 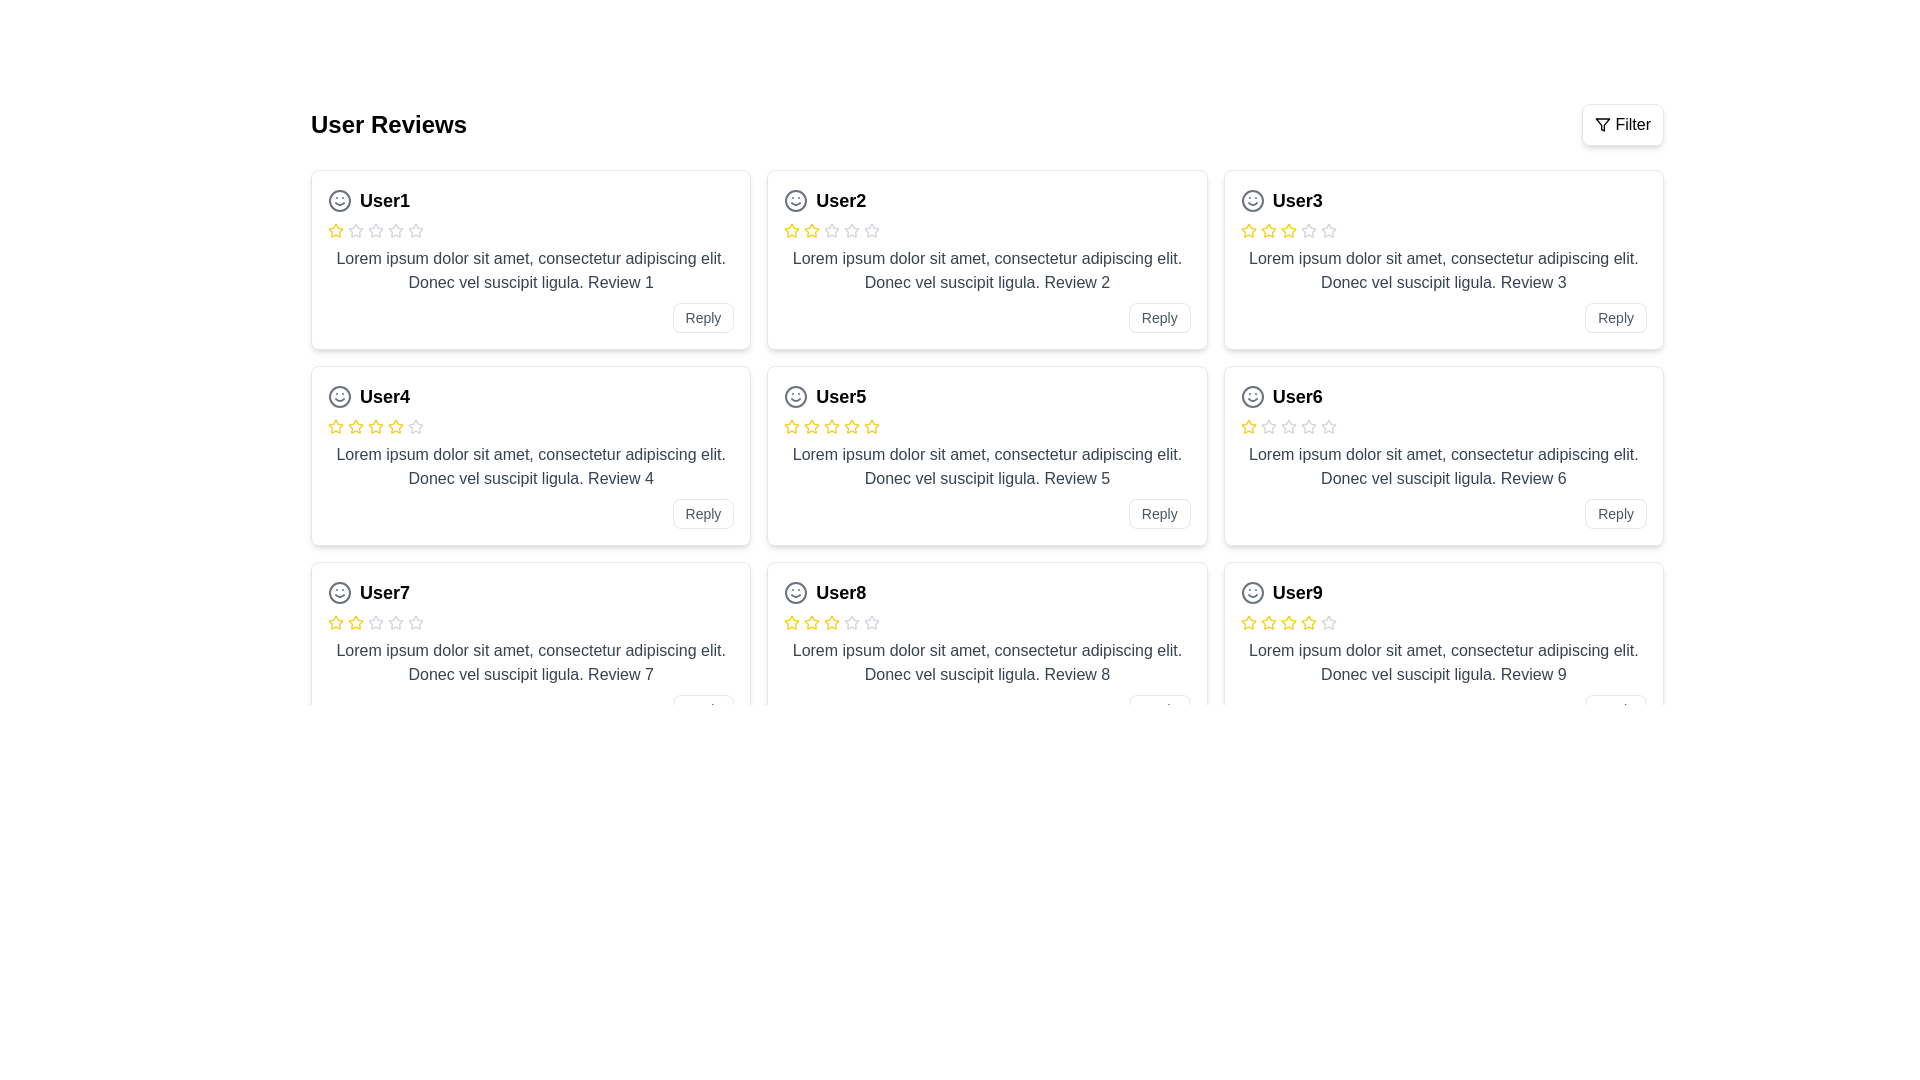 What do you see at coordinates (852, 229) in the screenshot?
I see `the second star-shaped icon in the rating system located in the second card titled 'User2' in the review grid` at bounding box center [852, 229].